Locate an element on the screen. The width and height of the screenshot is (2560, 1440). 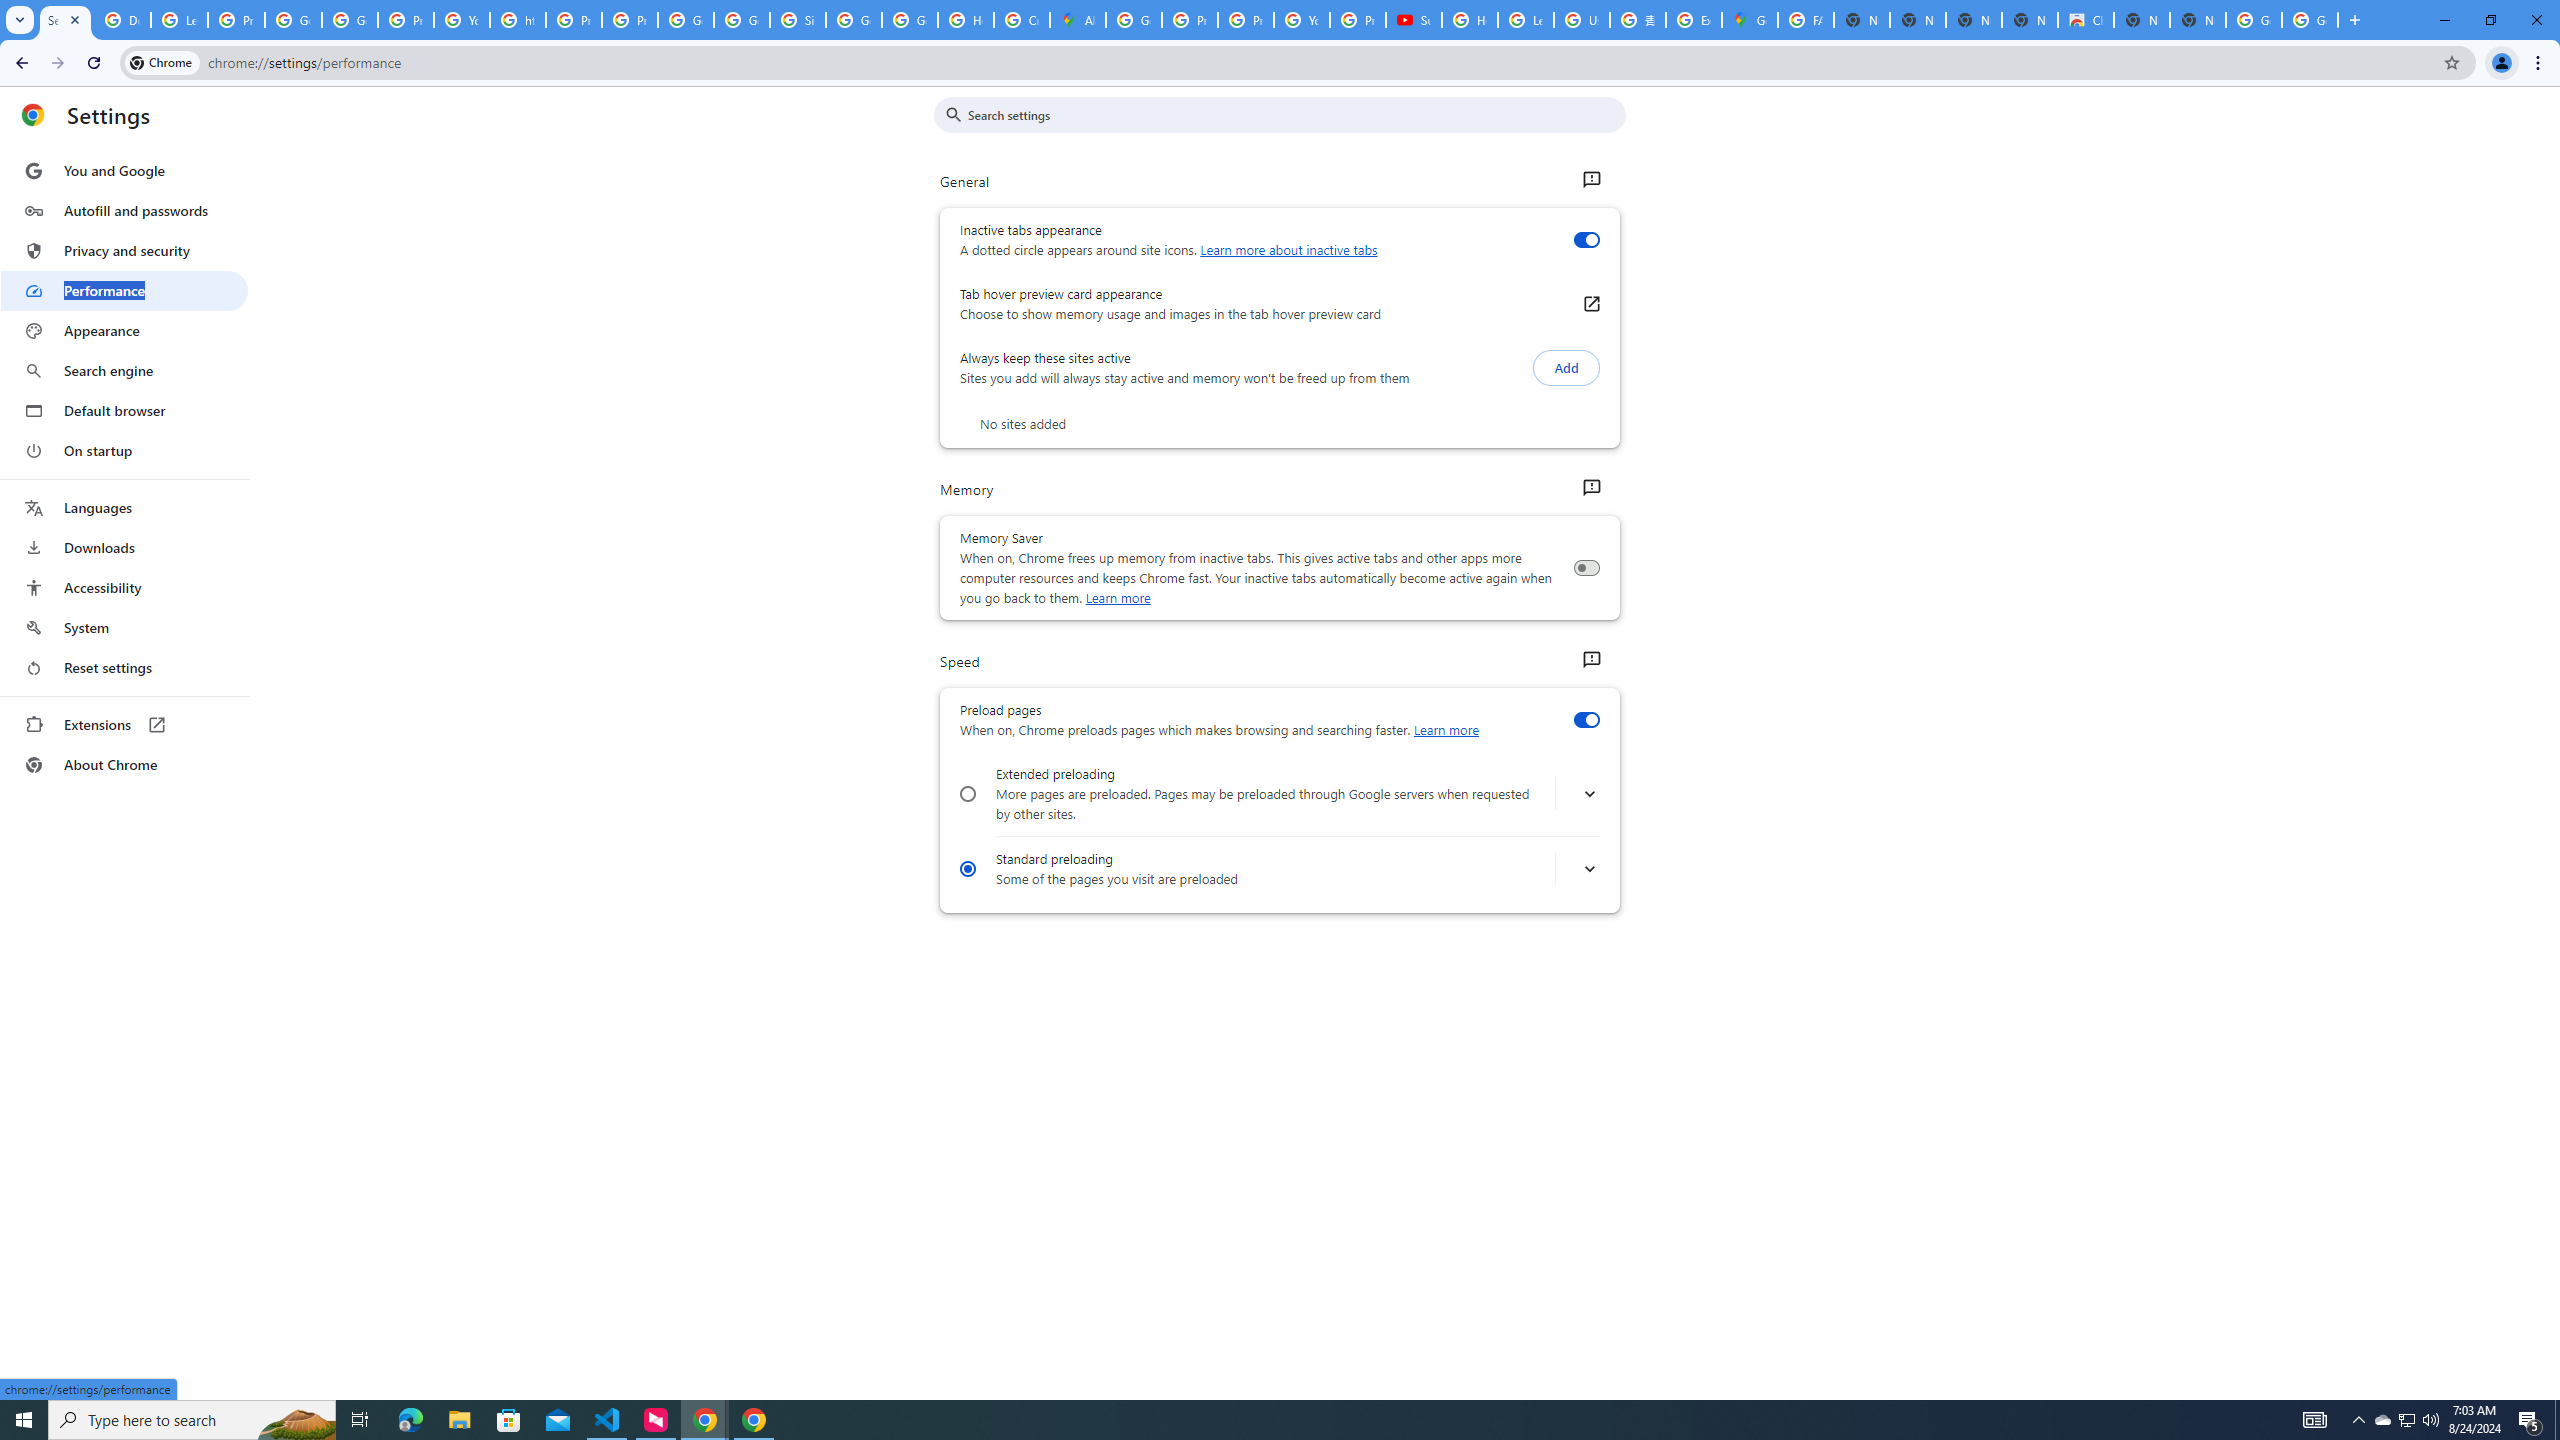
'Inactive tabs appearance' is located at coordinates (1585, 240).